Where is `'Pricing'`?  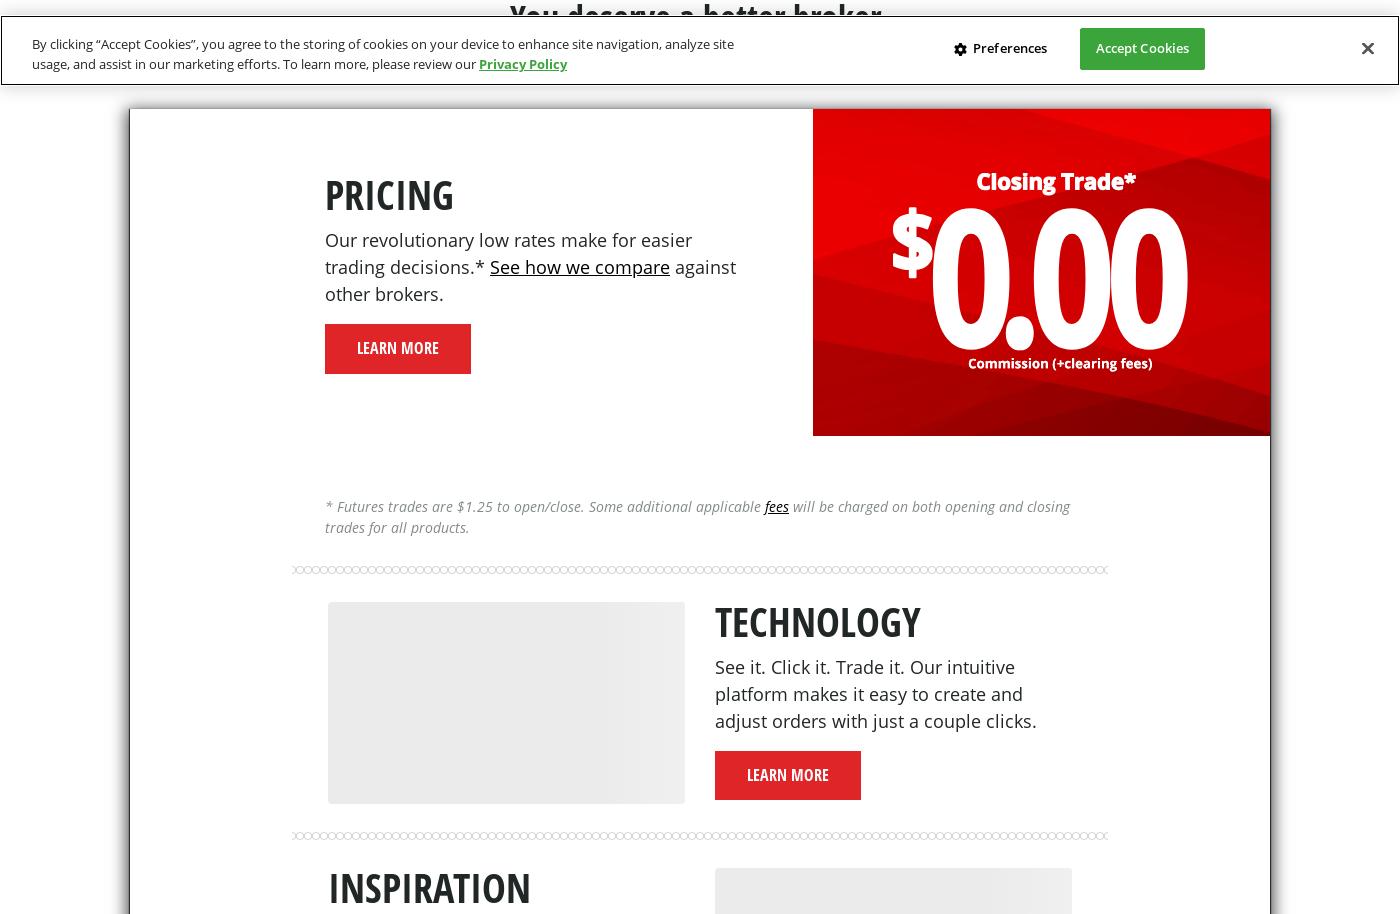 'Pricing' is located at coordinates (389, 194).